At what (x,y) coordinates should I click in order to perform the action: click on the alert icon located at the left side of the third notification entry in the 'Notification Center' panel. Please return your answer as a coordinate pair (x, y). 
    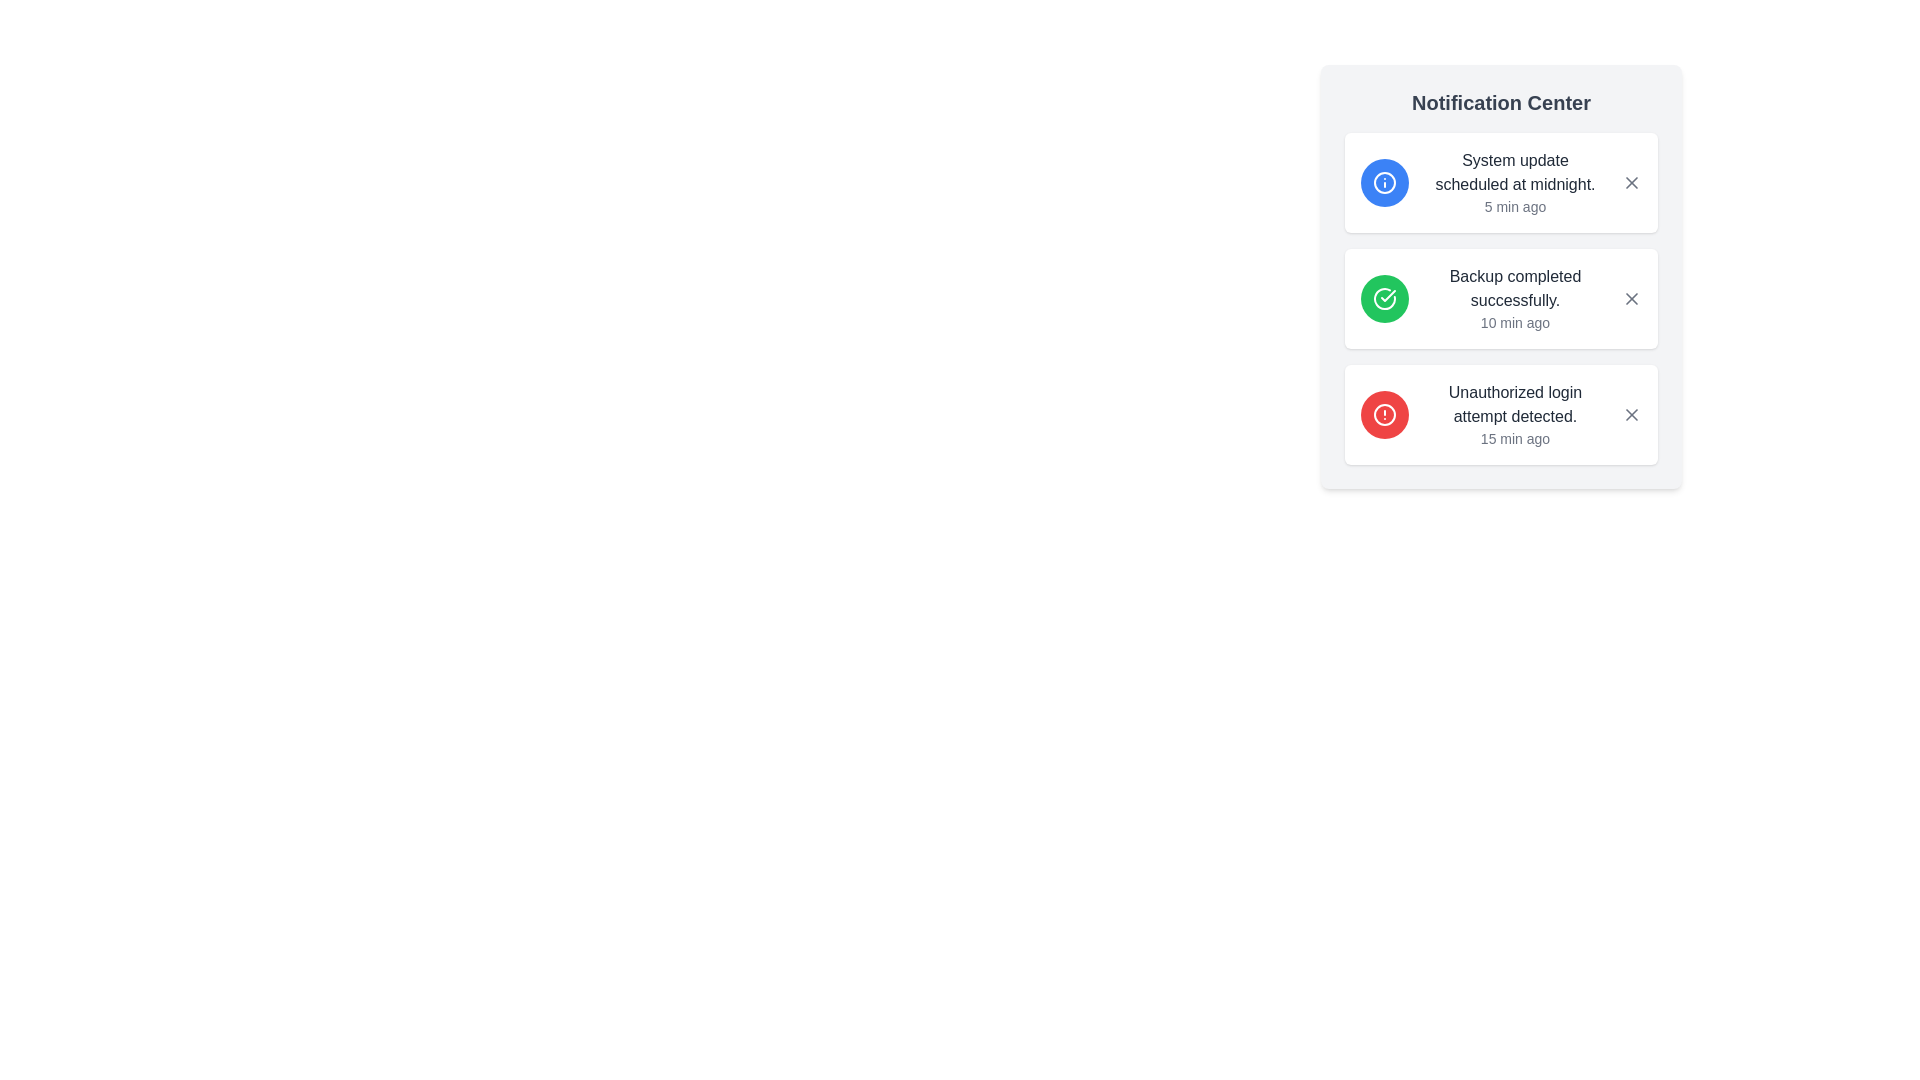
    Looking at the image, I should click on (1384, 414).